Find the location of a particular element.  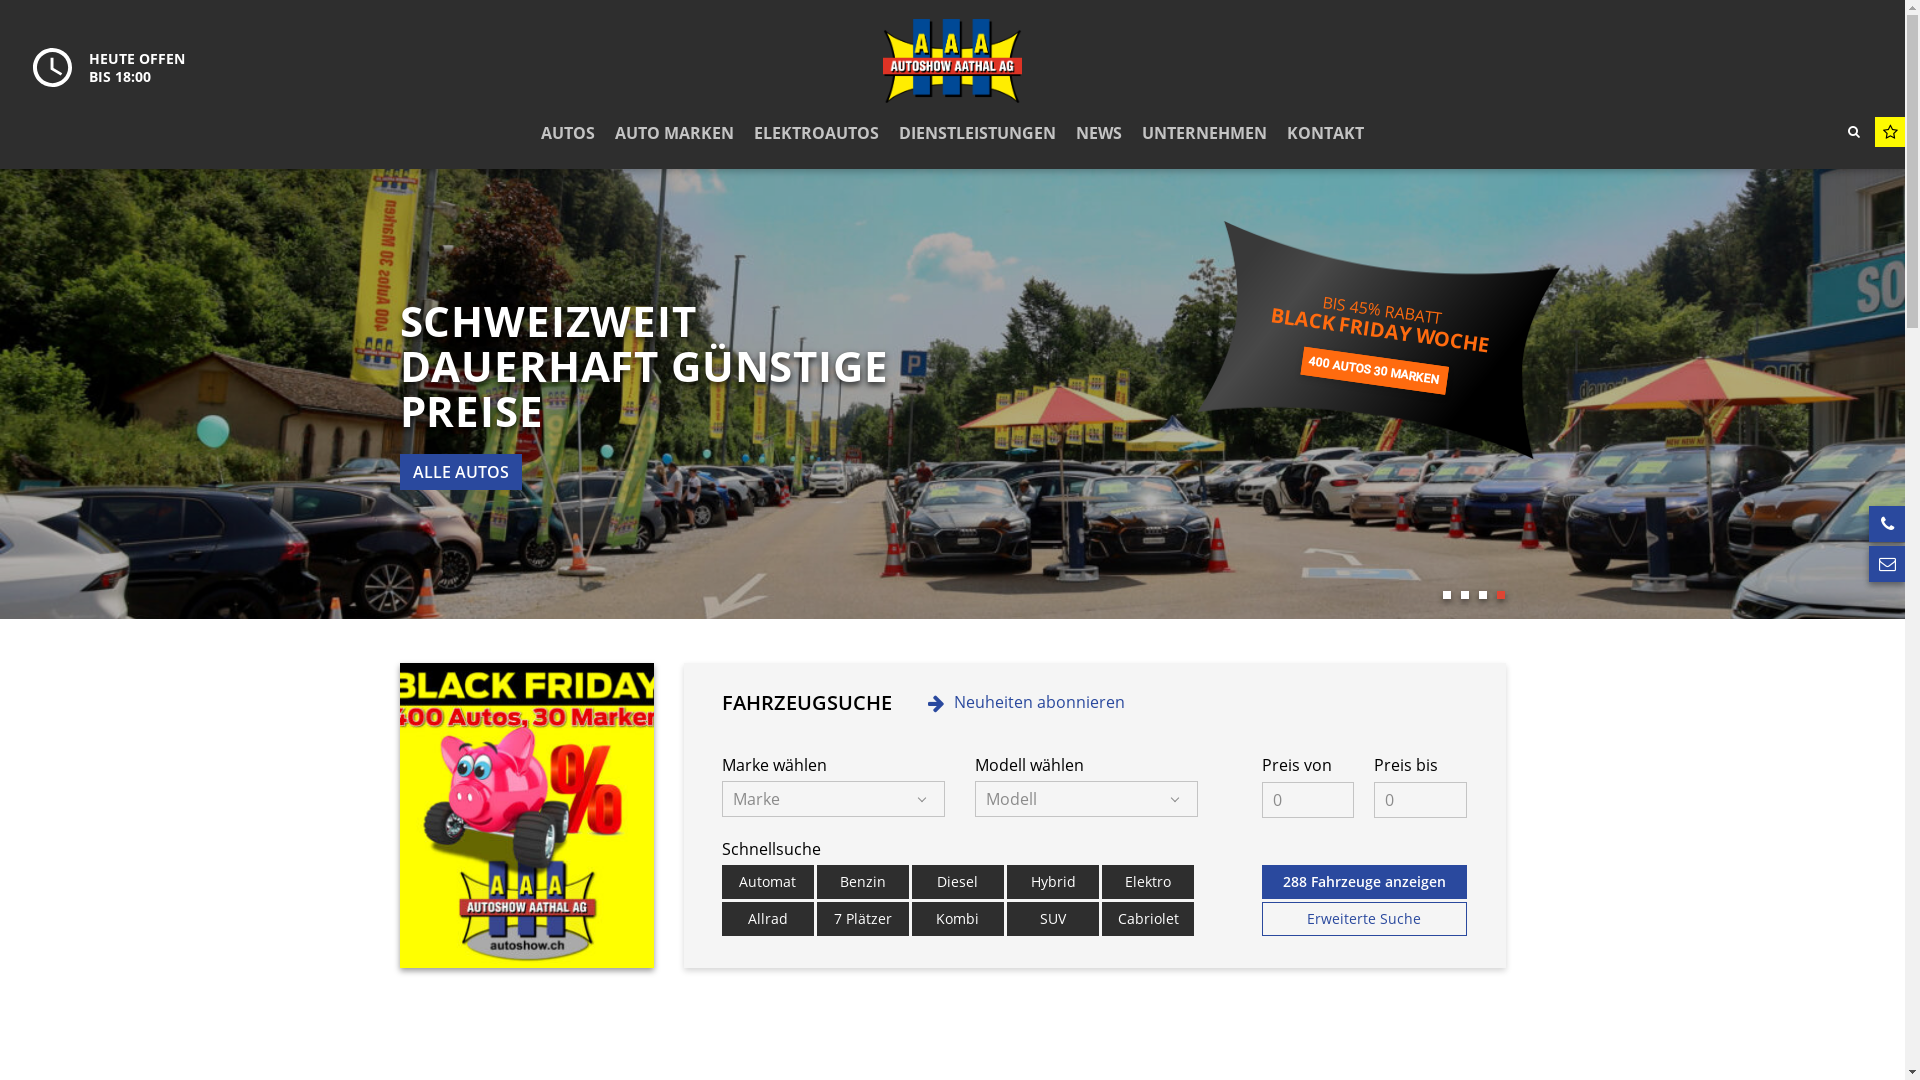

'Modell' is located at coordinates (974, 797).